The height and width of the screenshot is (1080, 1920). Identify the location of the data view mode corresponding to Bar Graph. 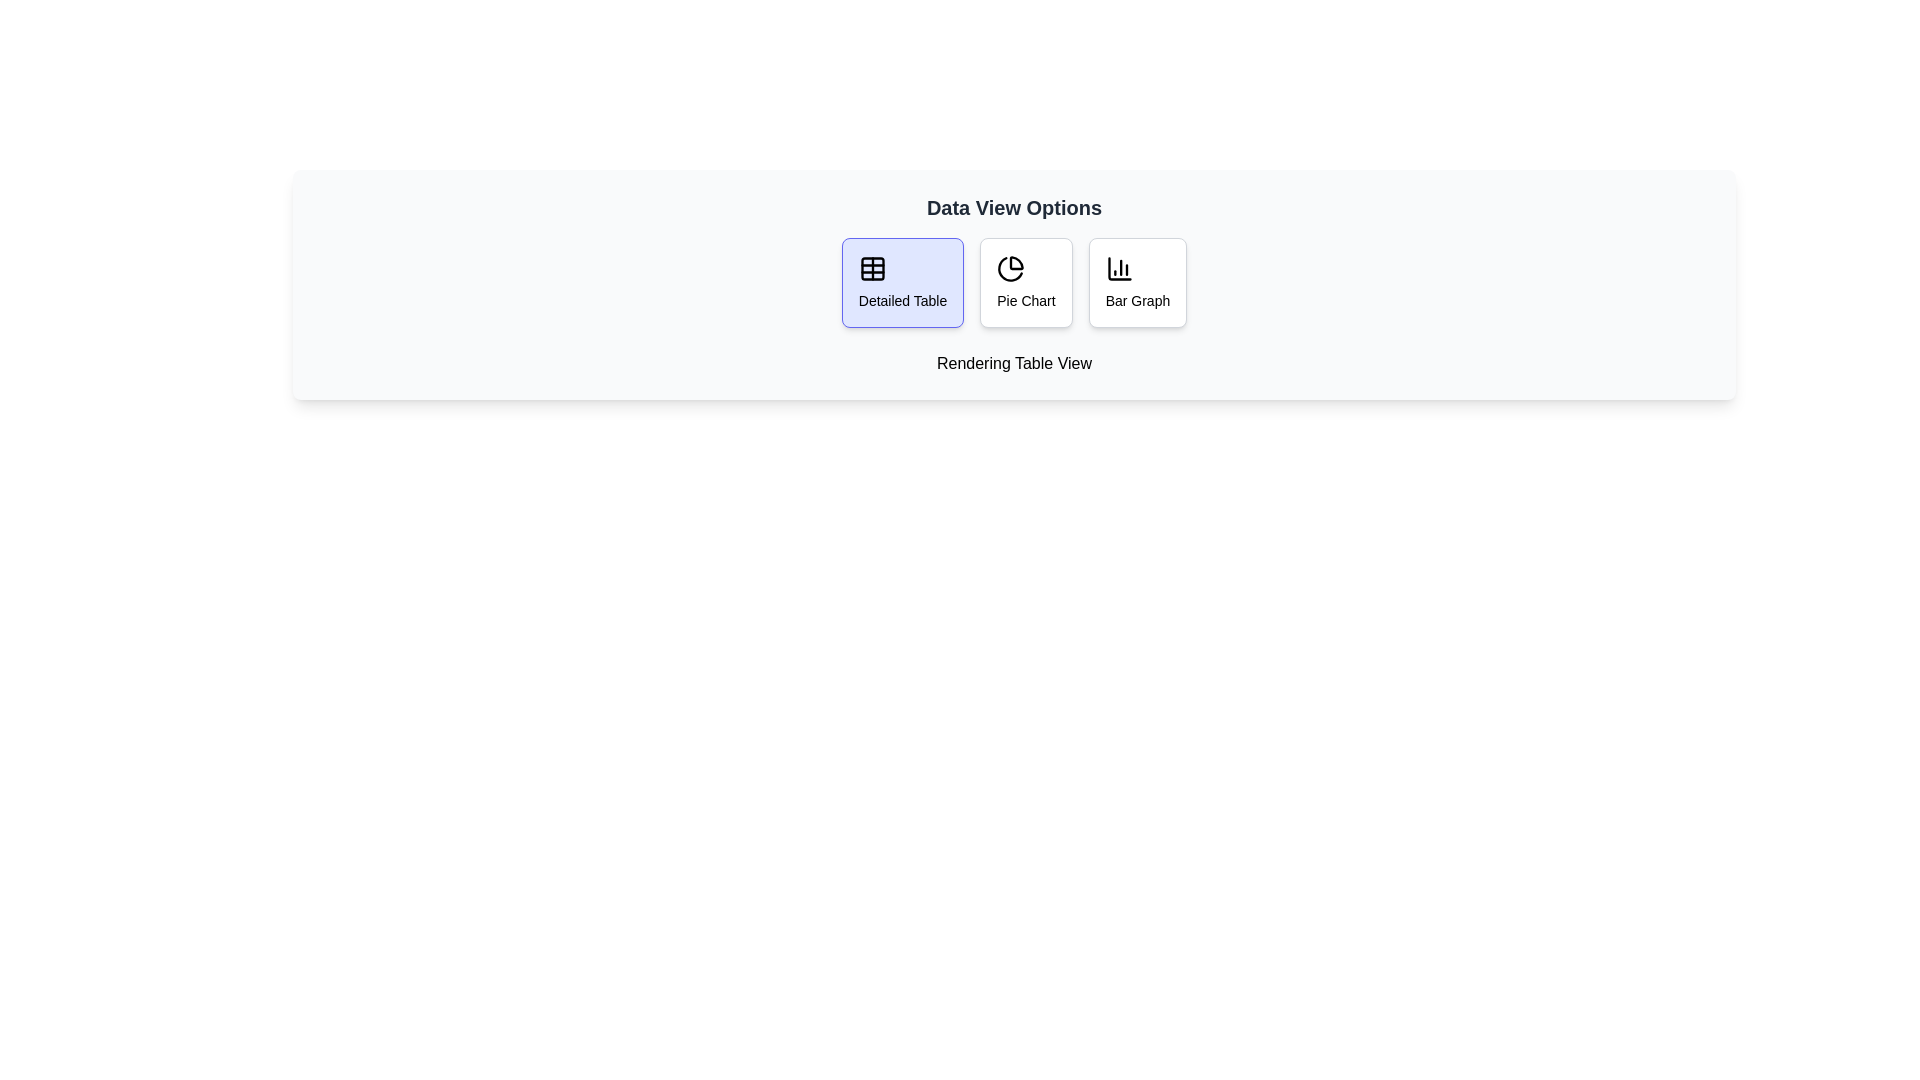
(1137, 282).